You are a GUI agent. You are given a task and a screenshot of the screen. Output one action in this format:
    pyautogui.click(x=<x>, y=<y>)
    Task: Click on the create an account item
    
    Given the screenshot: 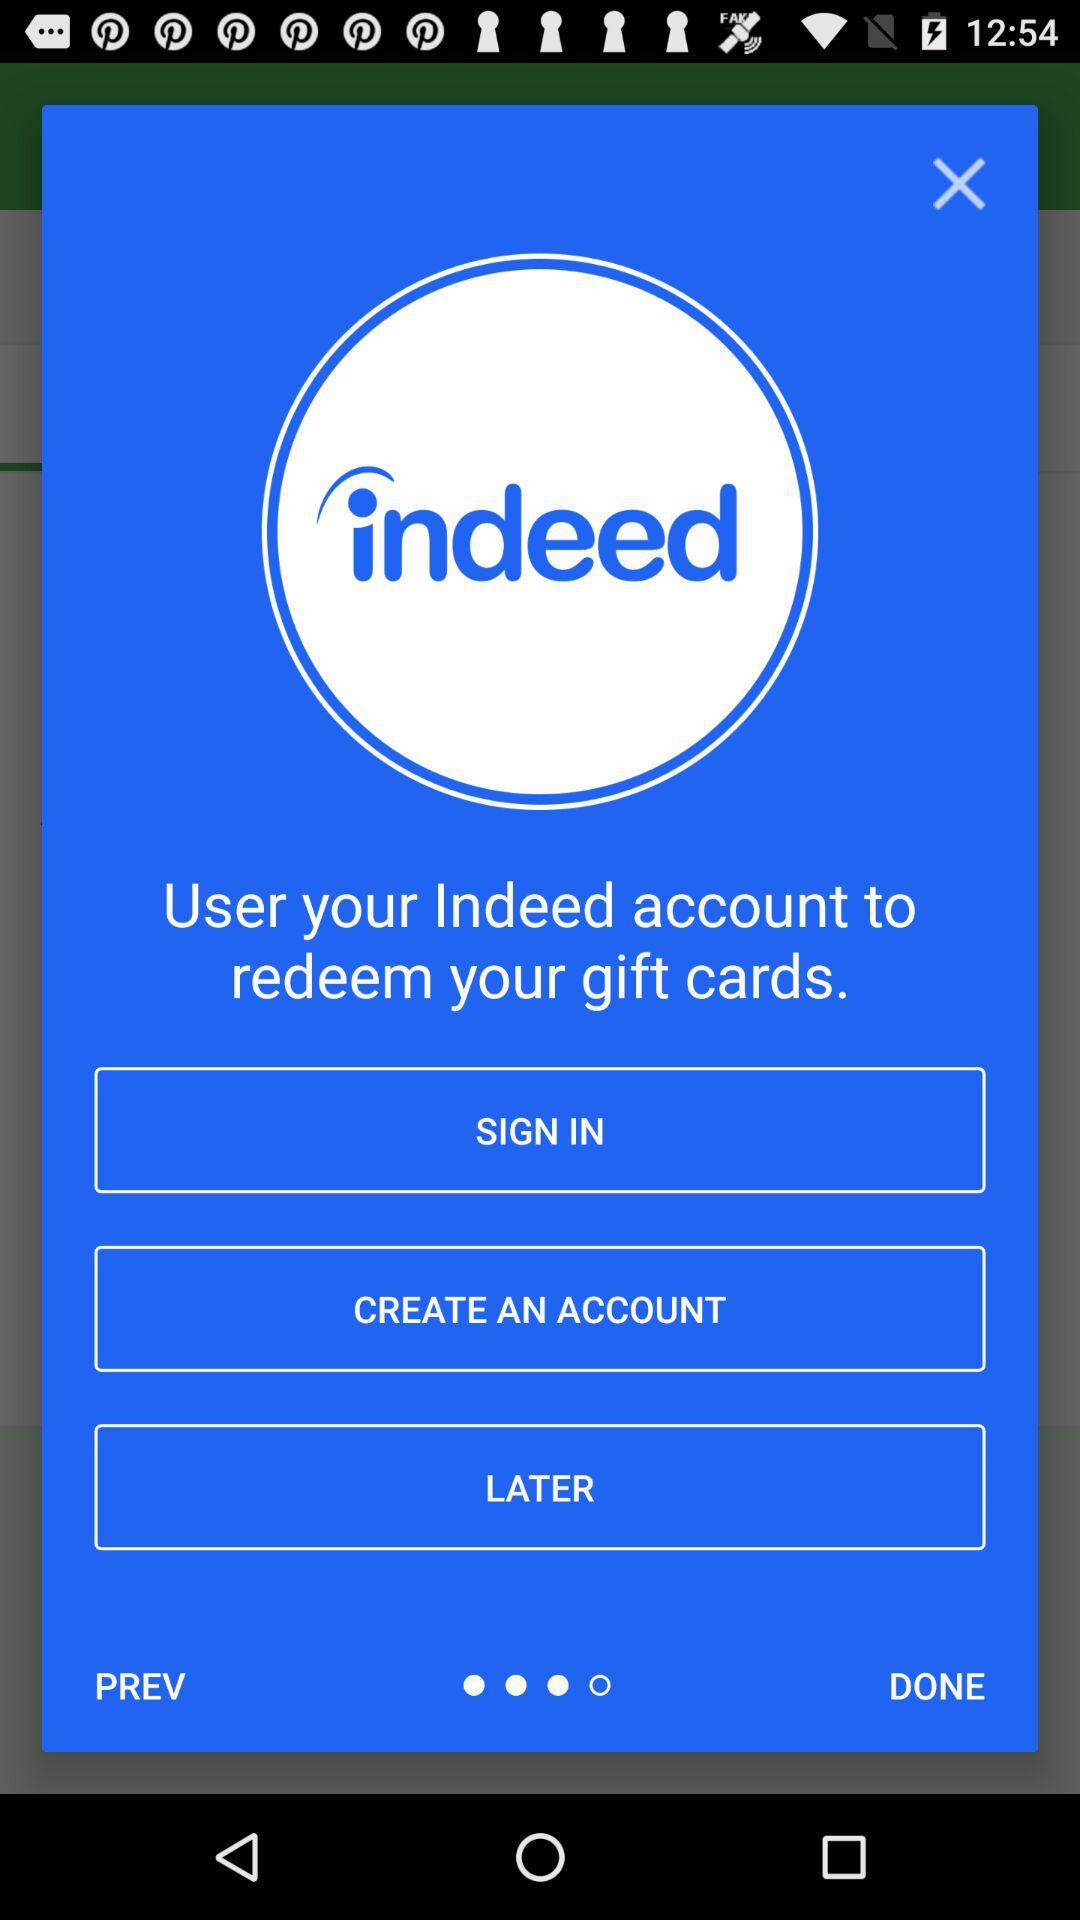 What is the action you would take?
    pyautogui.click(x=540, y=1308)
    